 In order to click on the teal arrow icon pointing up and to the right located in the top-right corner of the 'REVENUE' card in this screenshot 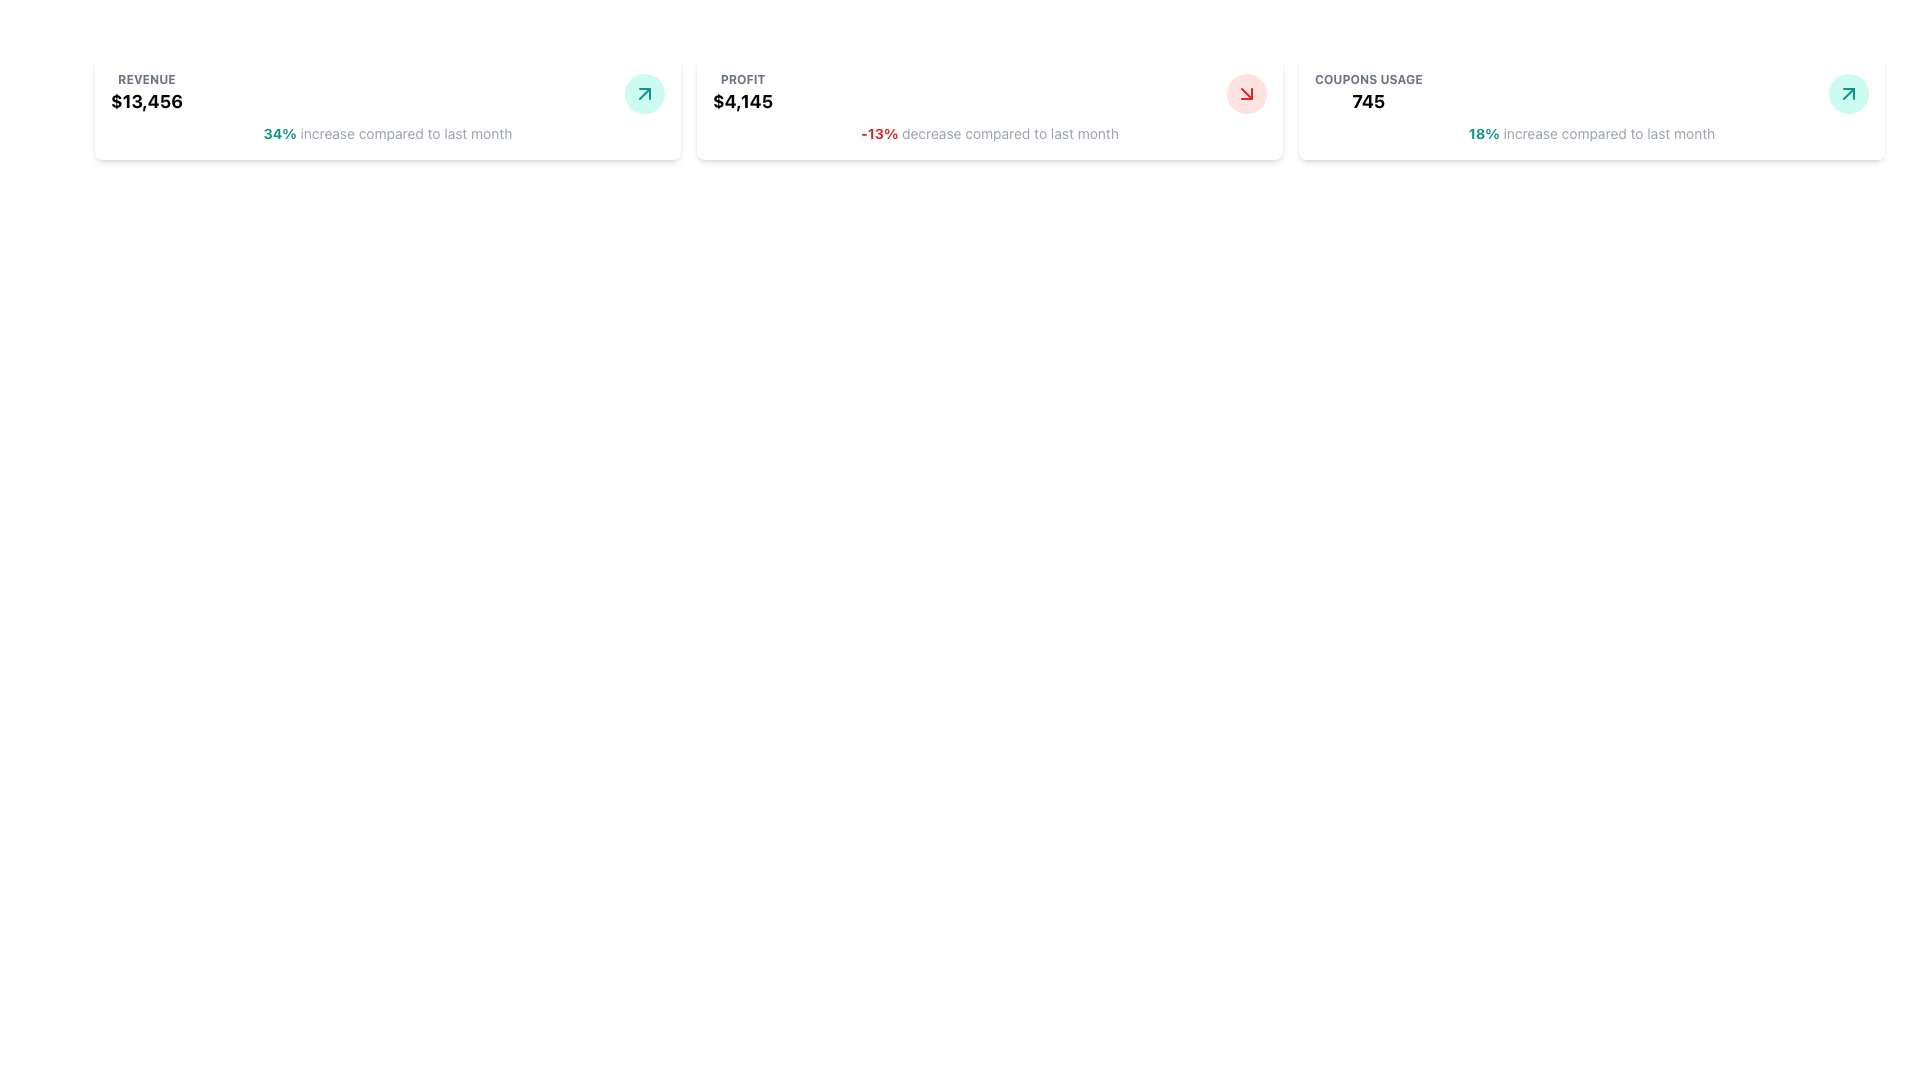, I will do `click(644, 93)`.